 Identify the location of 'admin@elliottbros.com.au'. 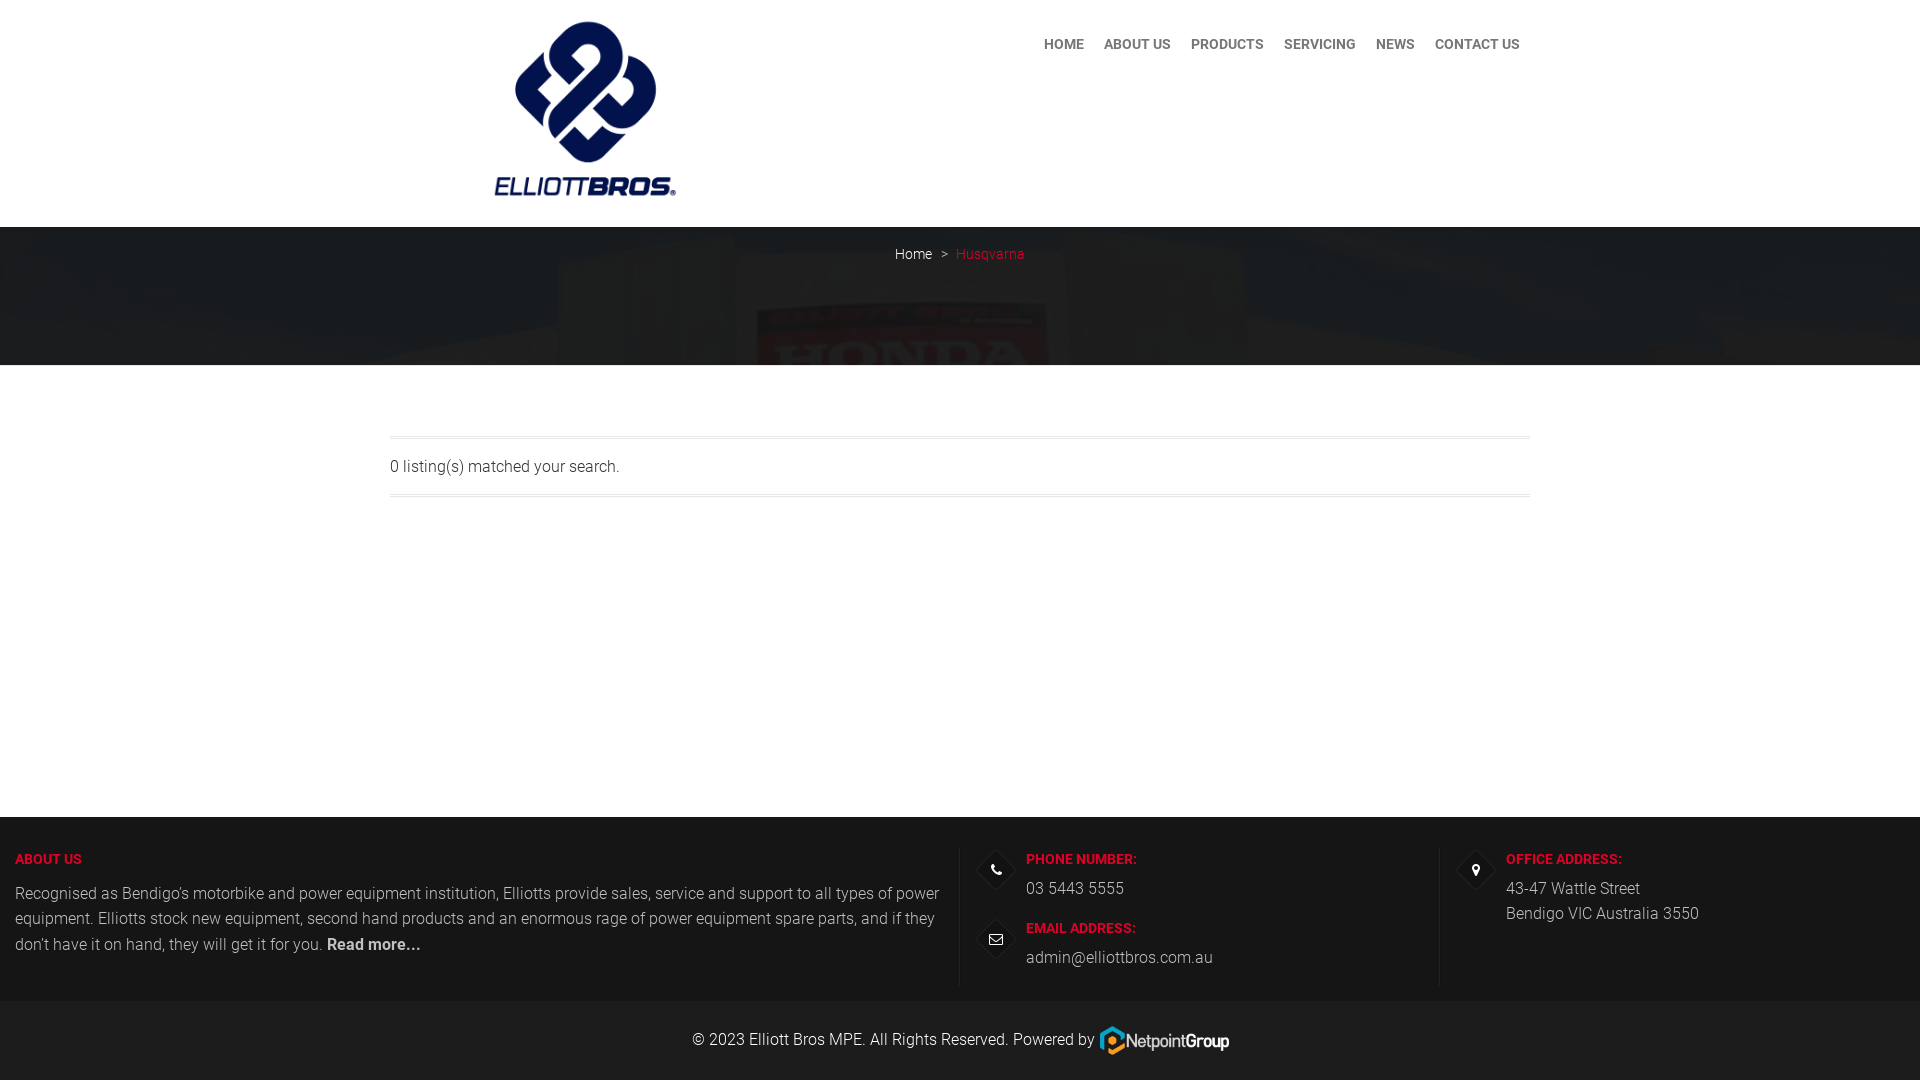
(1118, 956).